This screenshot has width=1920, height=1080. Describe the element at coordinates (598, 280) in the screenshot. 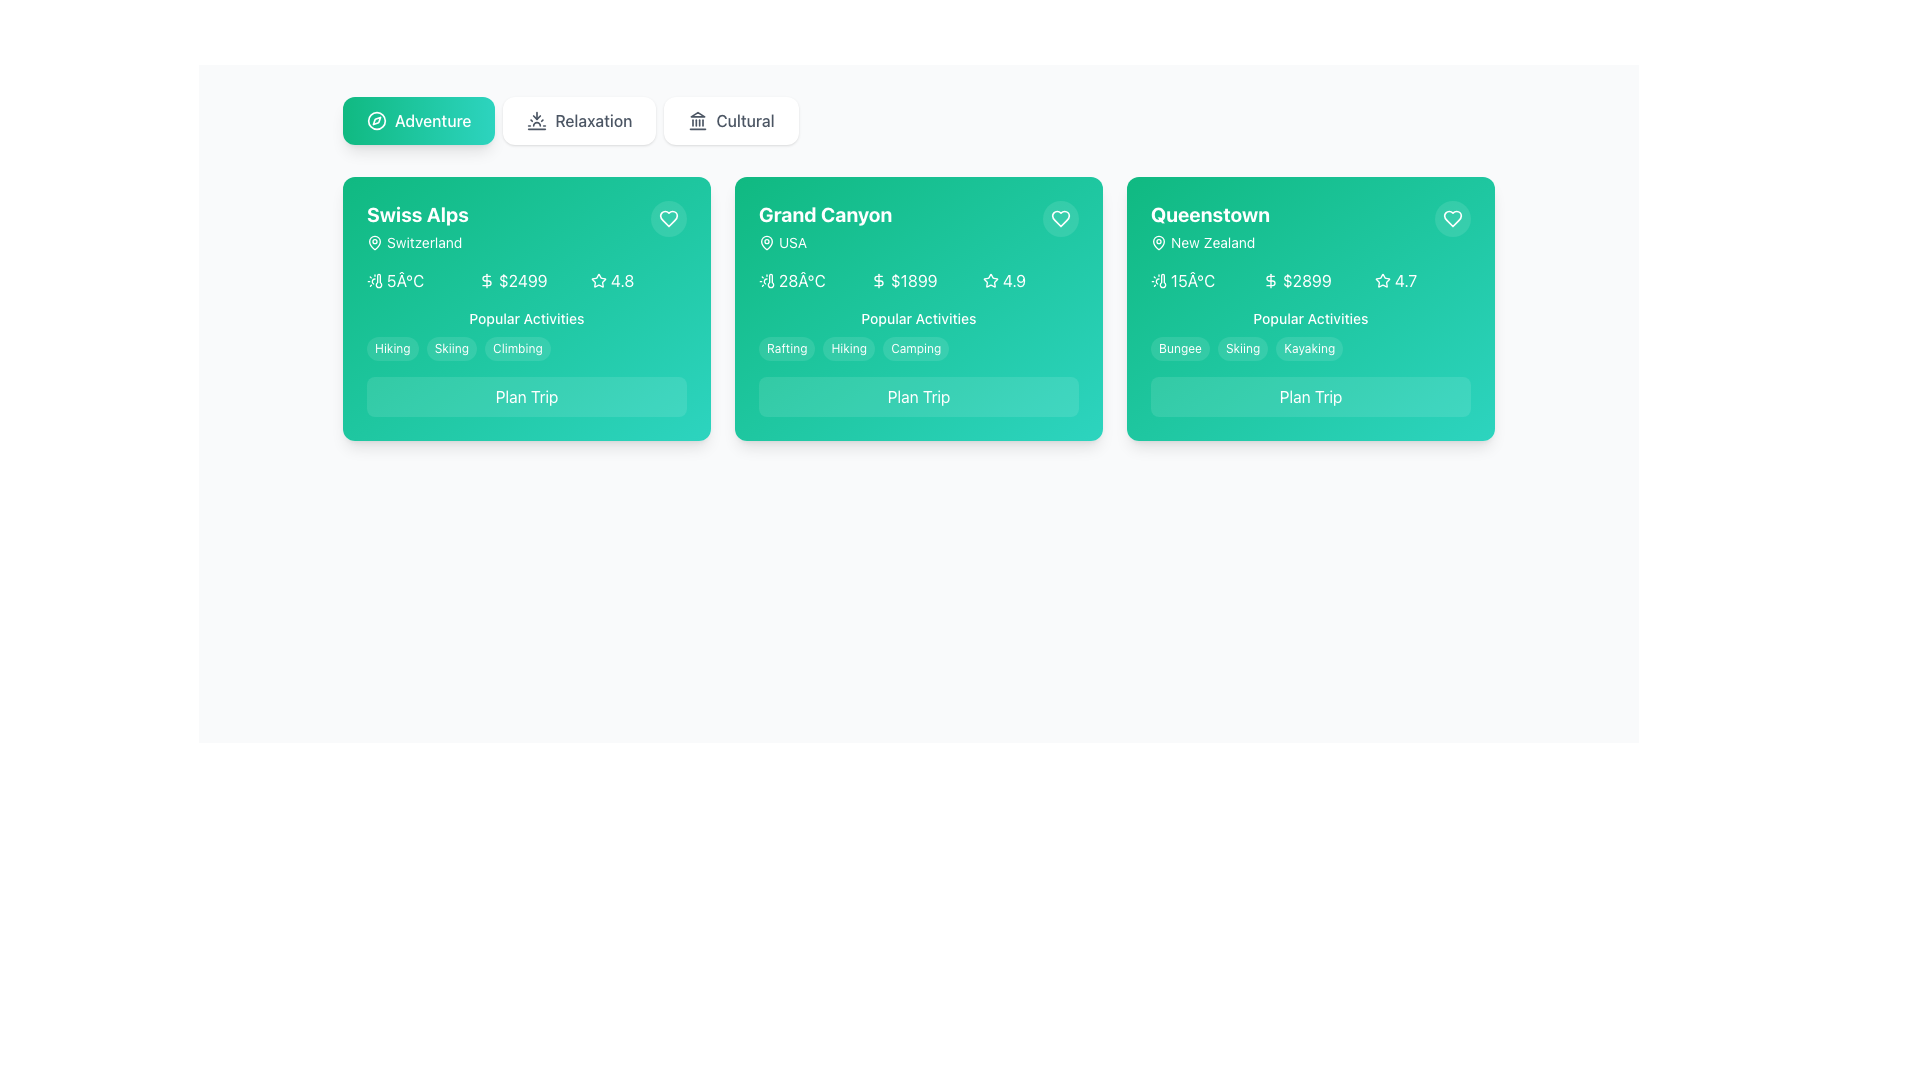

I see `the star-shaped icon representing the rating for 'Swiss Alps' to interact with the rating system` at that location.